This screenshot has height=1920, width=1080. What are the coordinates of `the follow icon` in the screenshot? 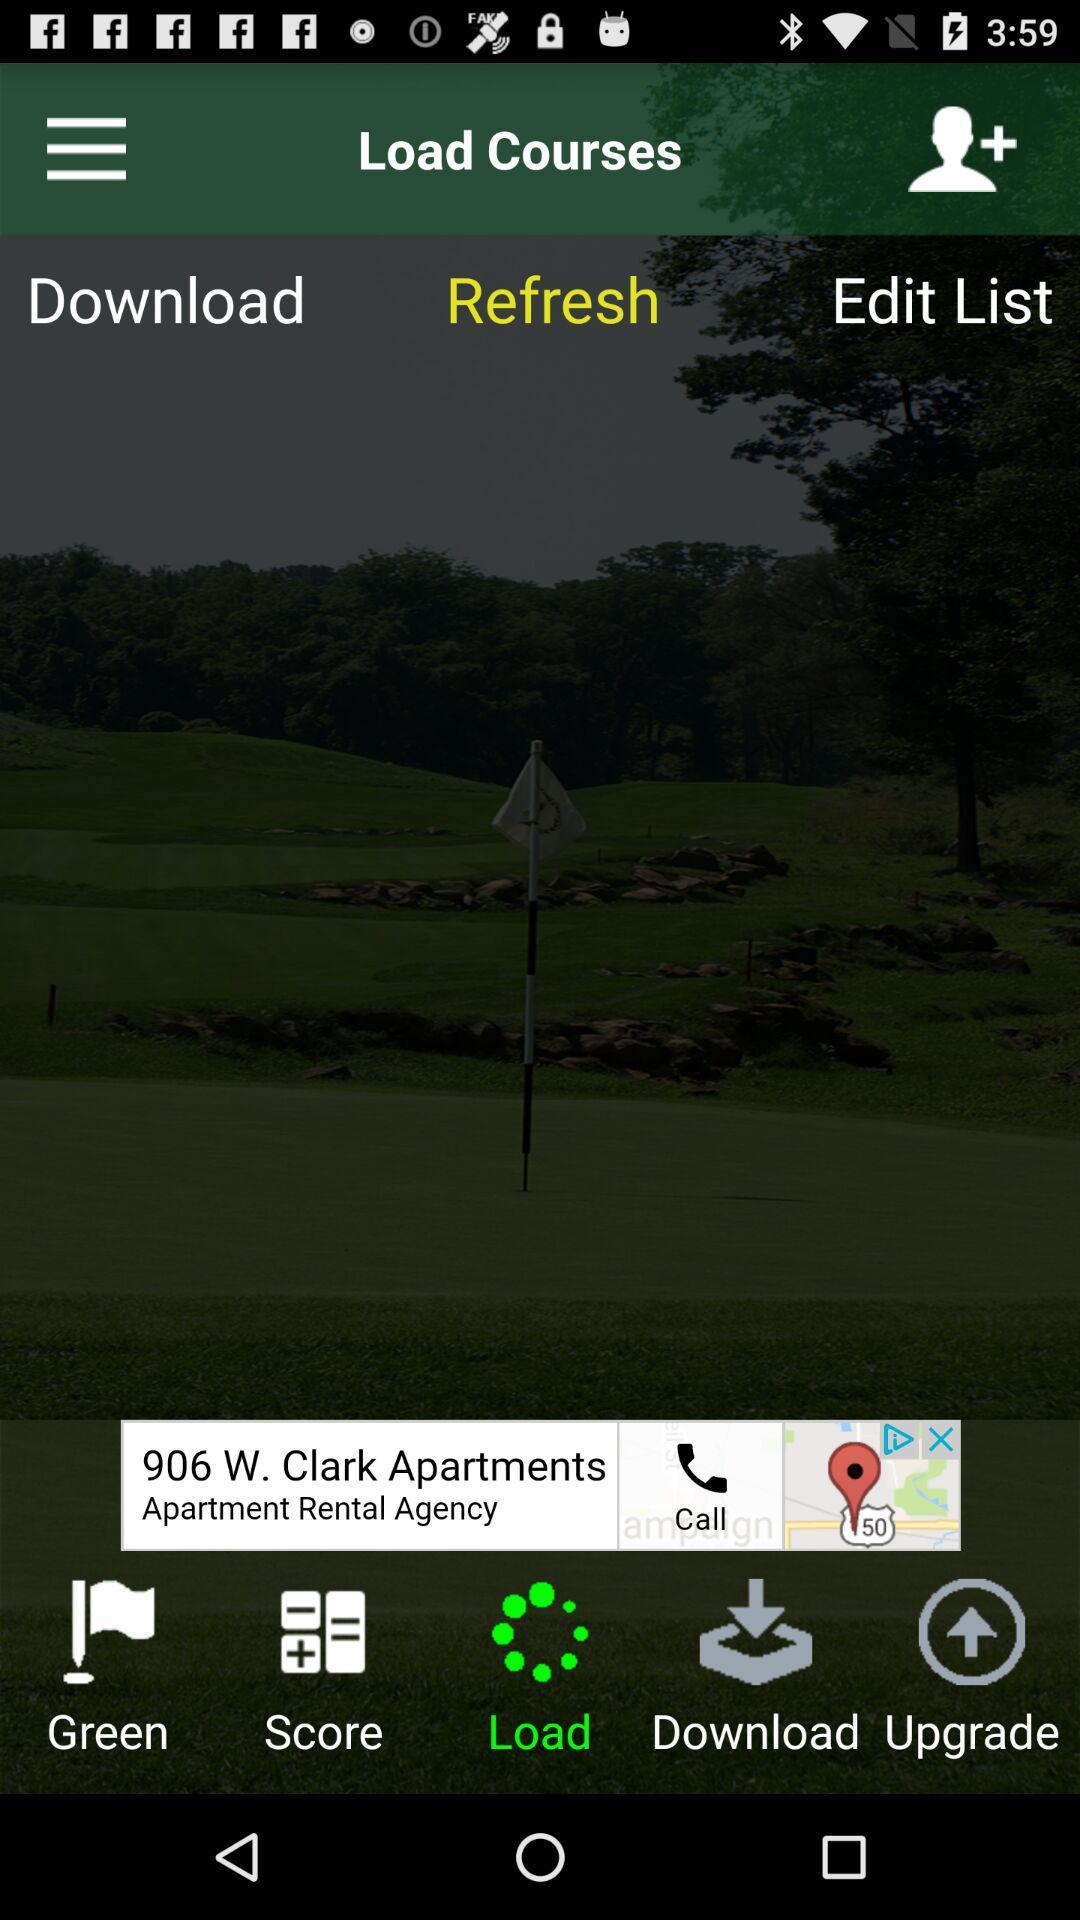 It's located at (961, 158).